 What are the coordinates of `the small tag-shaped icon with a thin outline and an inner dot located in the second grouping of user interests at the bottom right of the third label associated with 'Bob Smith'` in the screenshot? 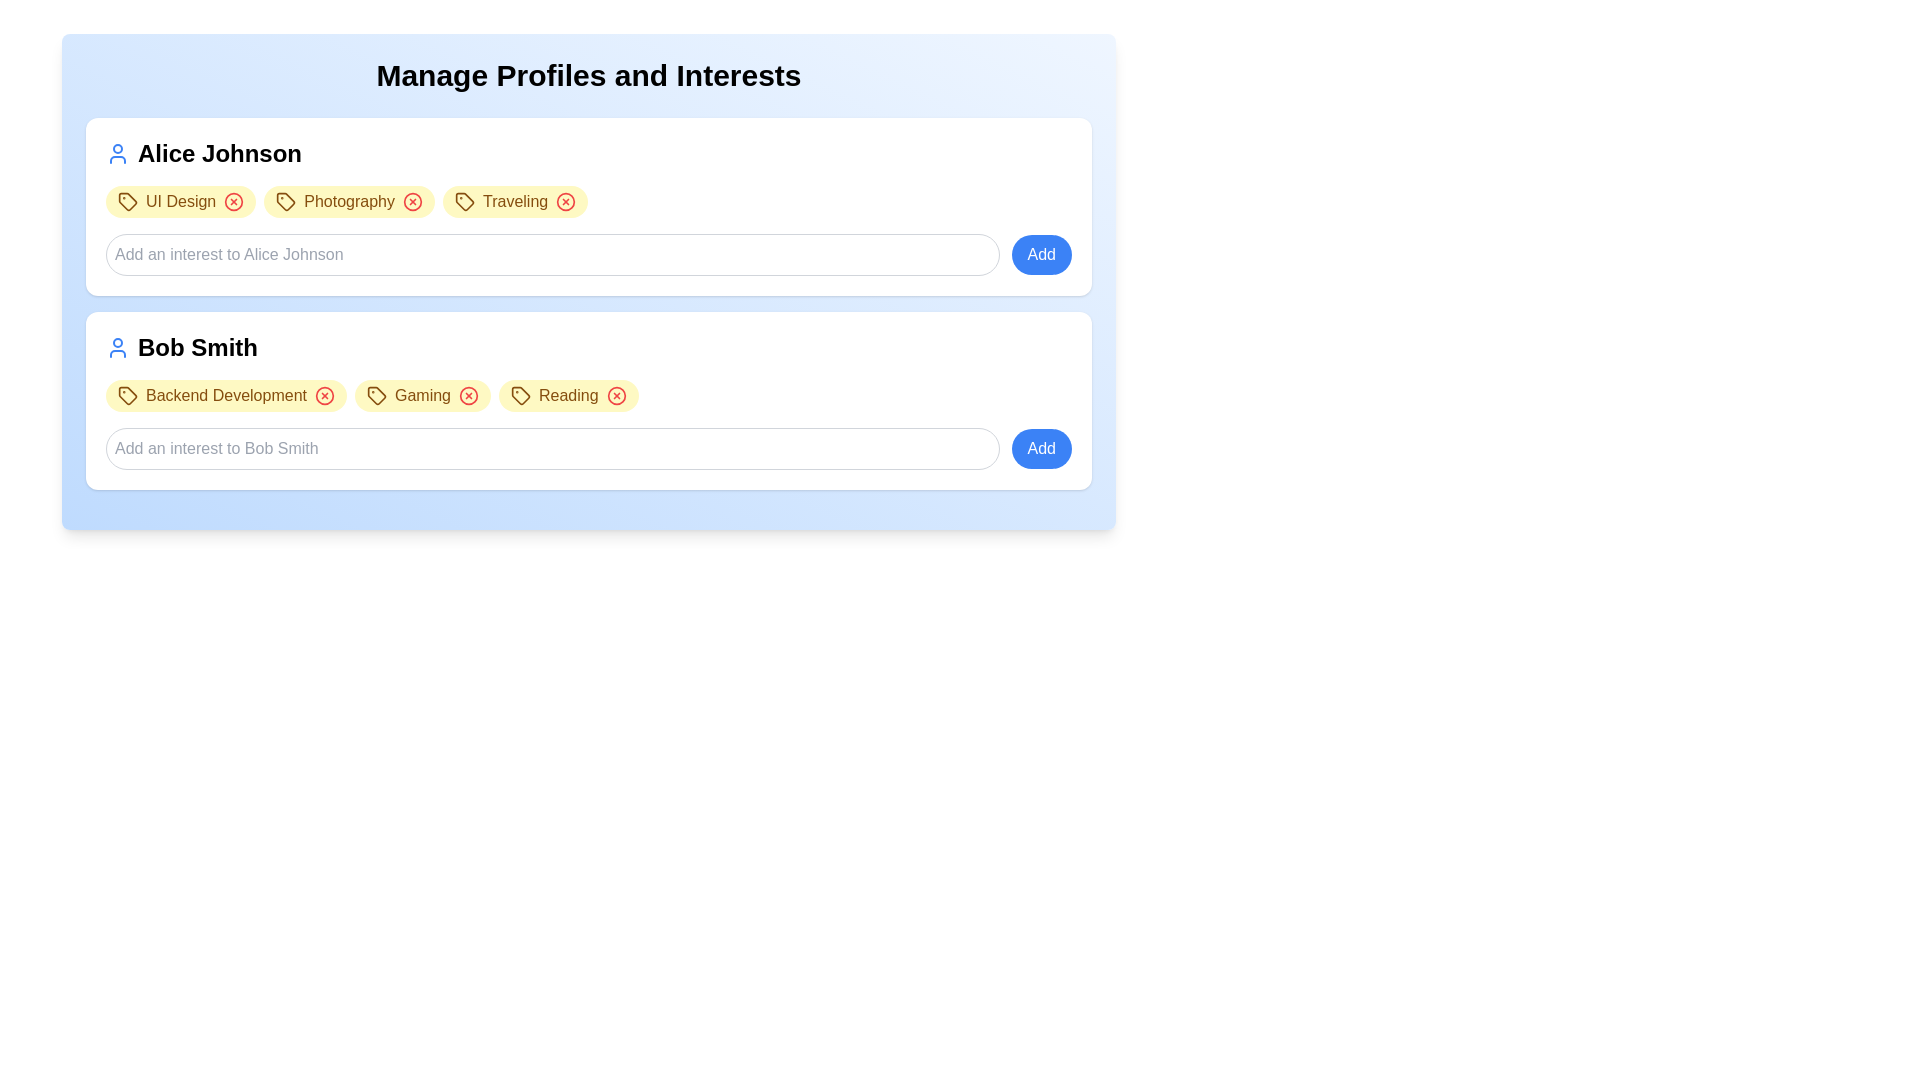 It's located at (521, 396).